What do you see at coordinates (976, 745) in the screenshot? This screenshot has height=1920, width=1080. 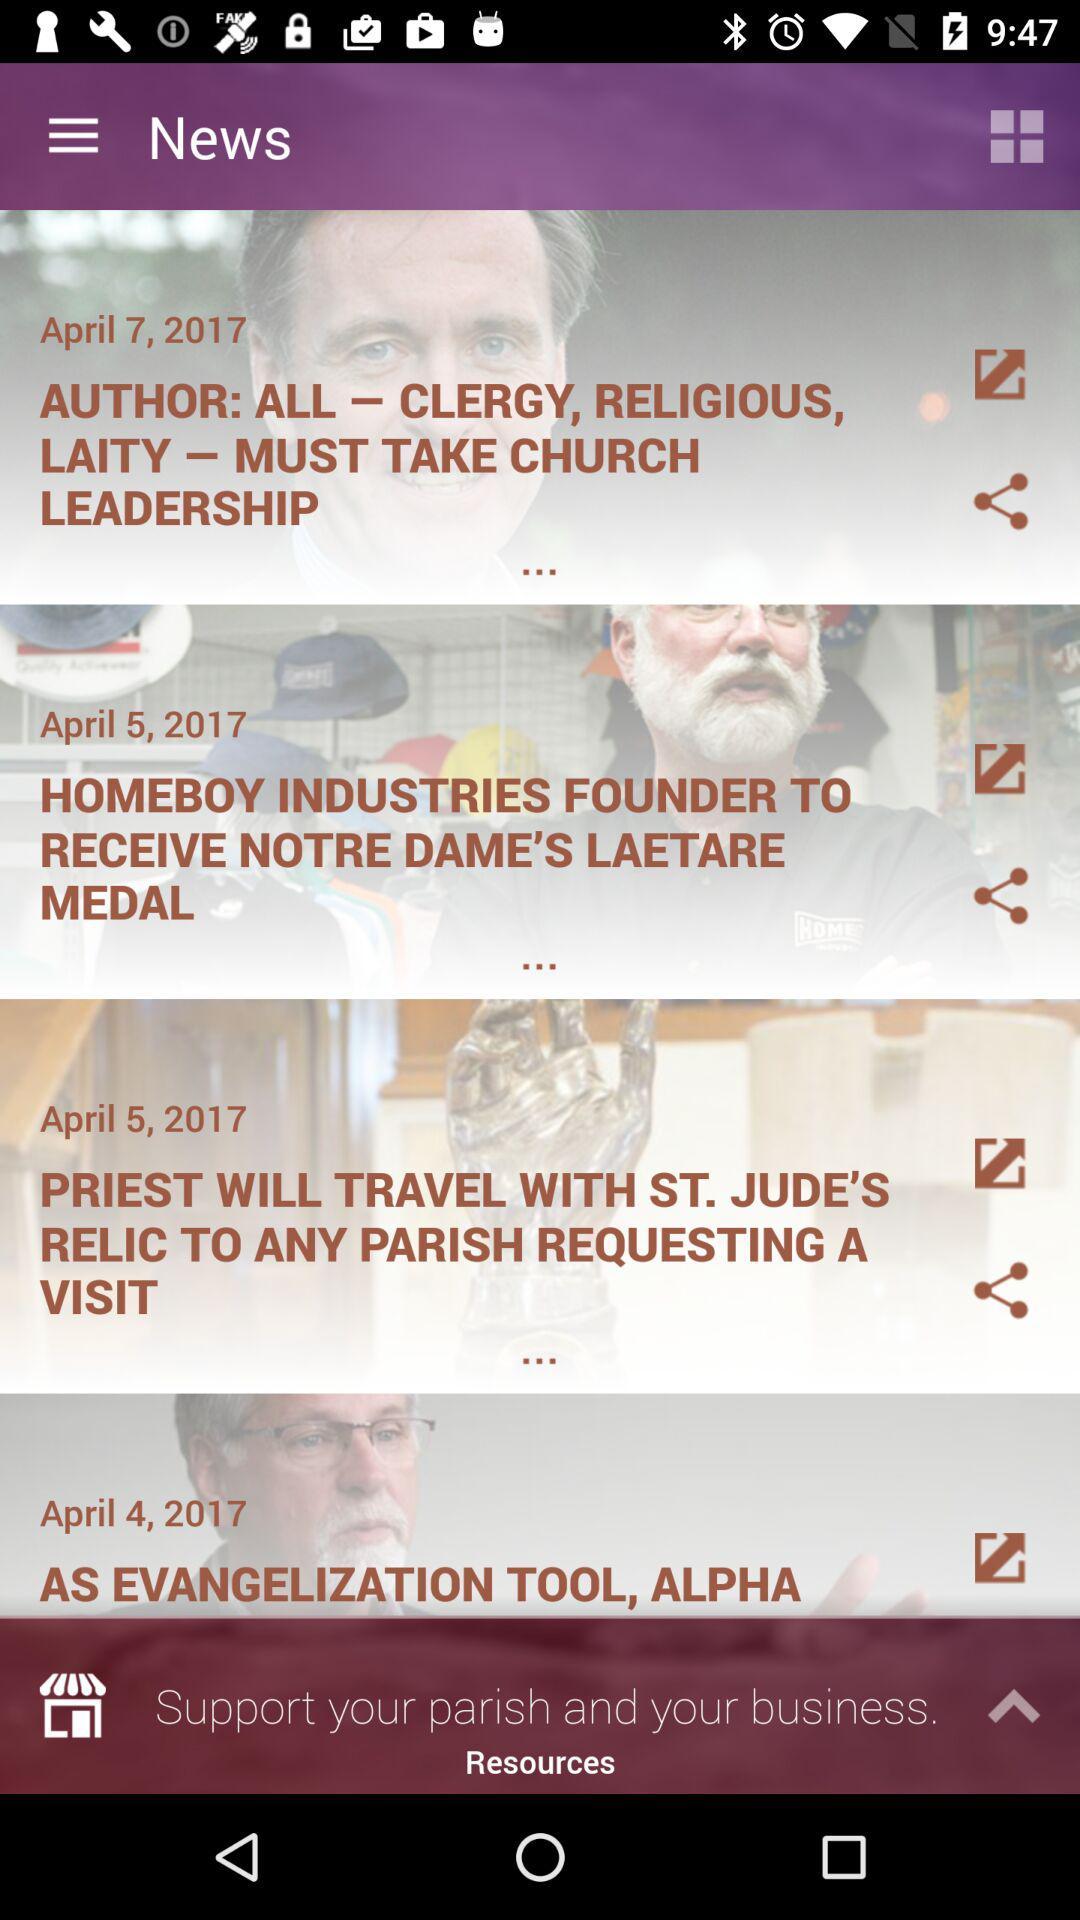 I see `the gallary` at bounding box center [976, 745].